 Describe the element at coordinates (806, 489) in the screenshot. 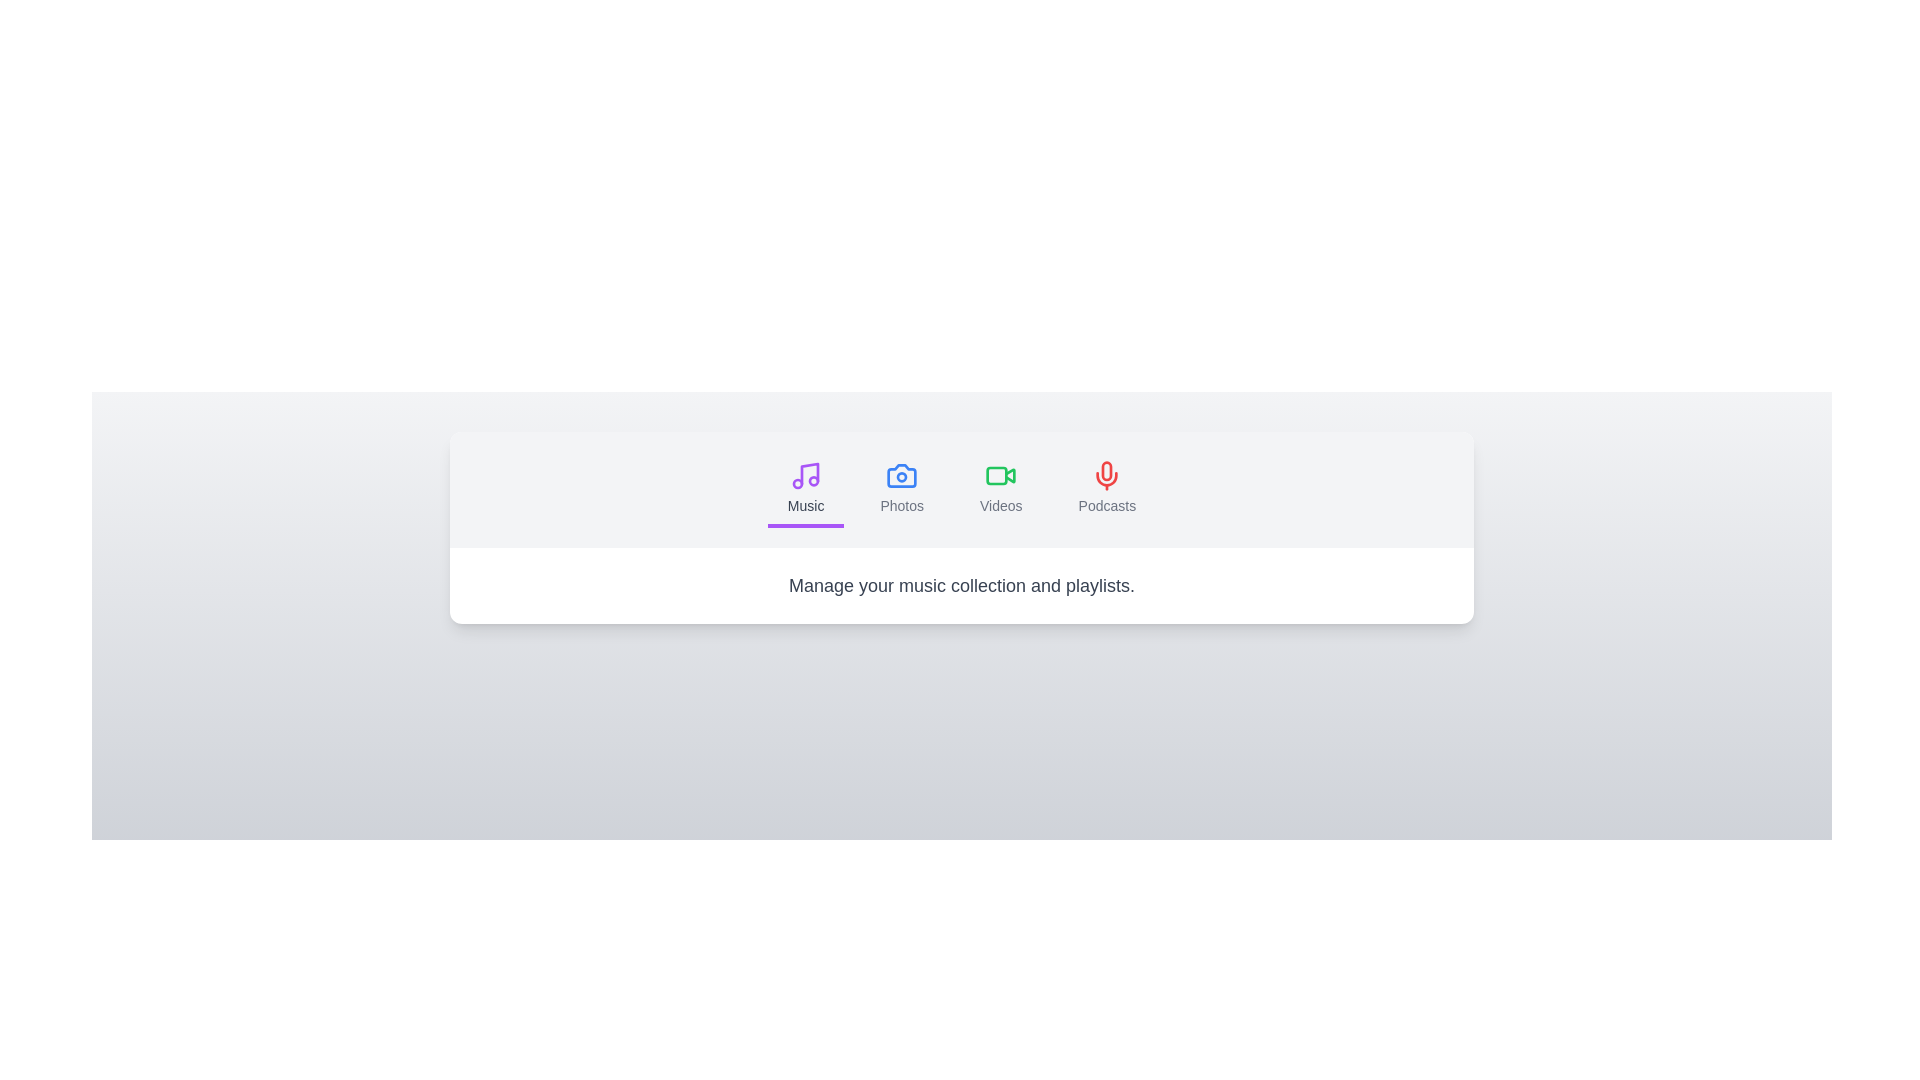

I see `the tab labeled Music to switch to its content section` at that location.